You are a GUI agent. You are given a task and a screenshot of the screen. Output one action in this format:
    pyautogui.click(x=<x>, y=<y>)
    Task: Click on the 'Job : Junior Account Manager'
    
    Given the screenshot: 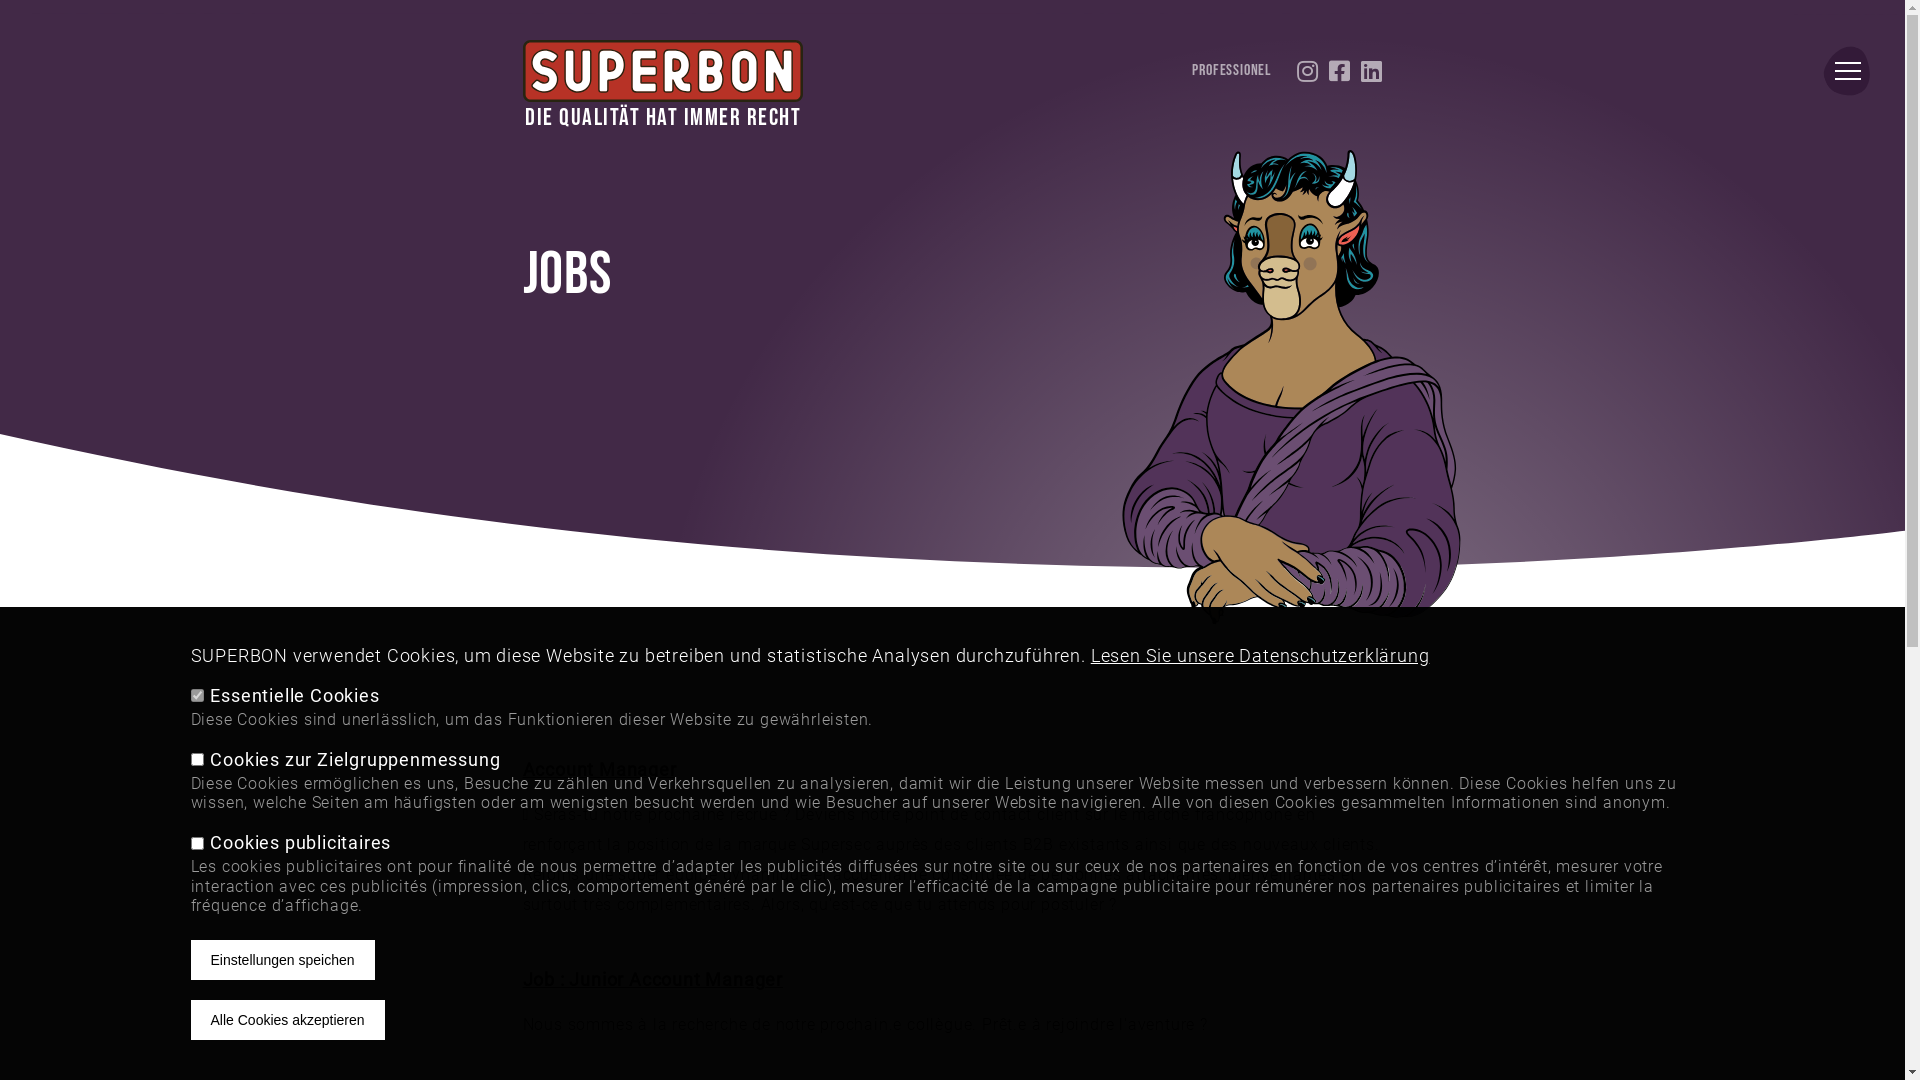 What is the action you would take?
    pyautogui.click(x=652, y=978)
    